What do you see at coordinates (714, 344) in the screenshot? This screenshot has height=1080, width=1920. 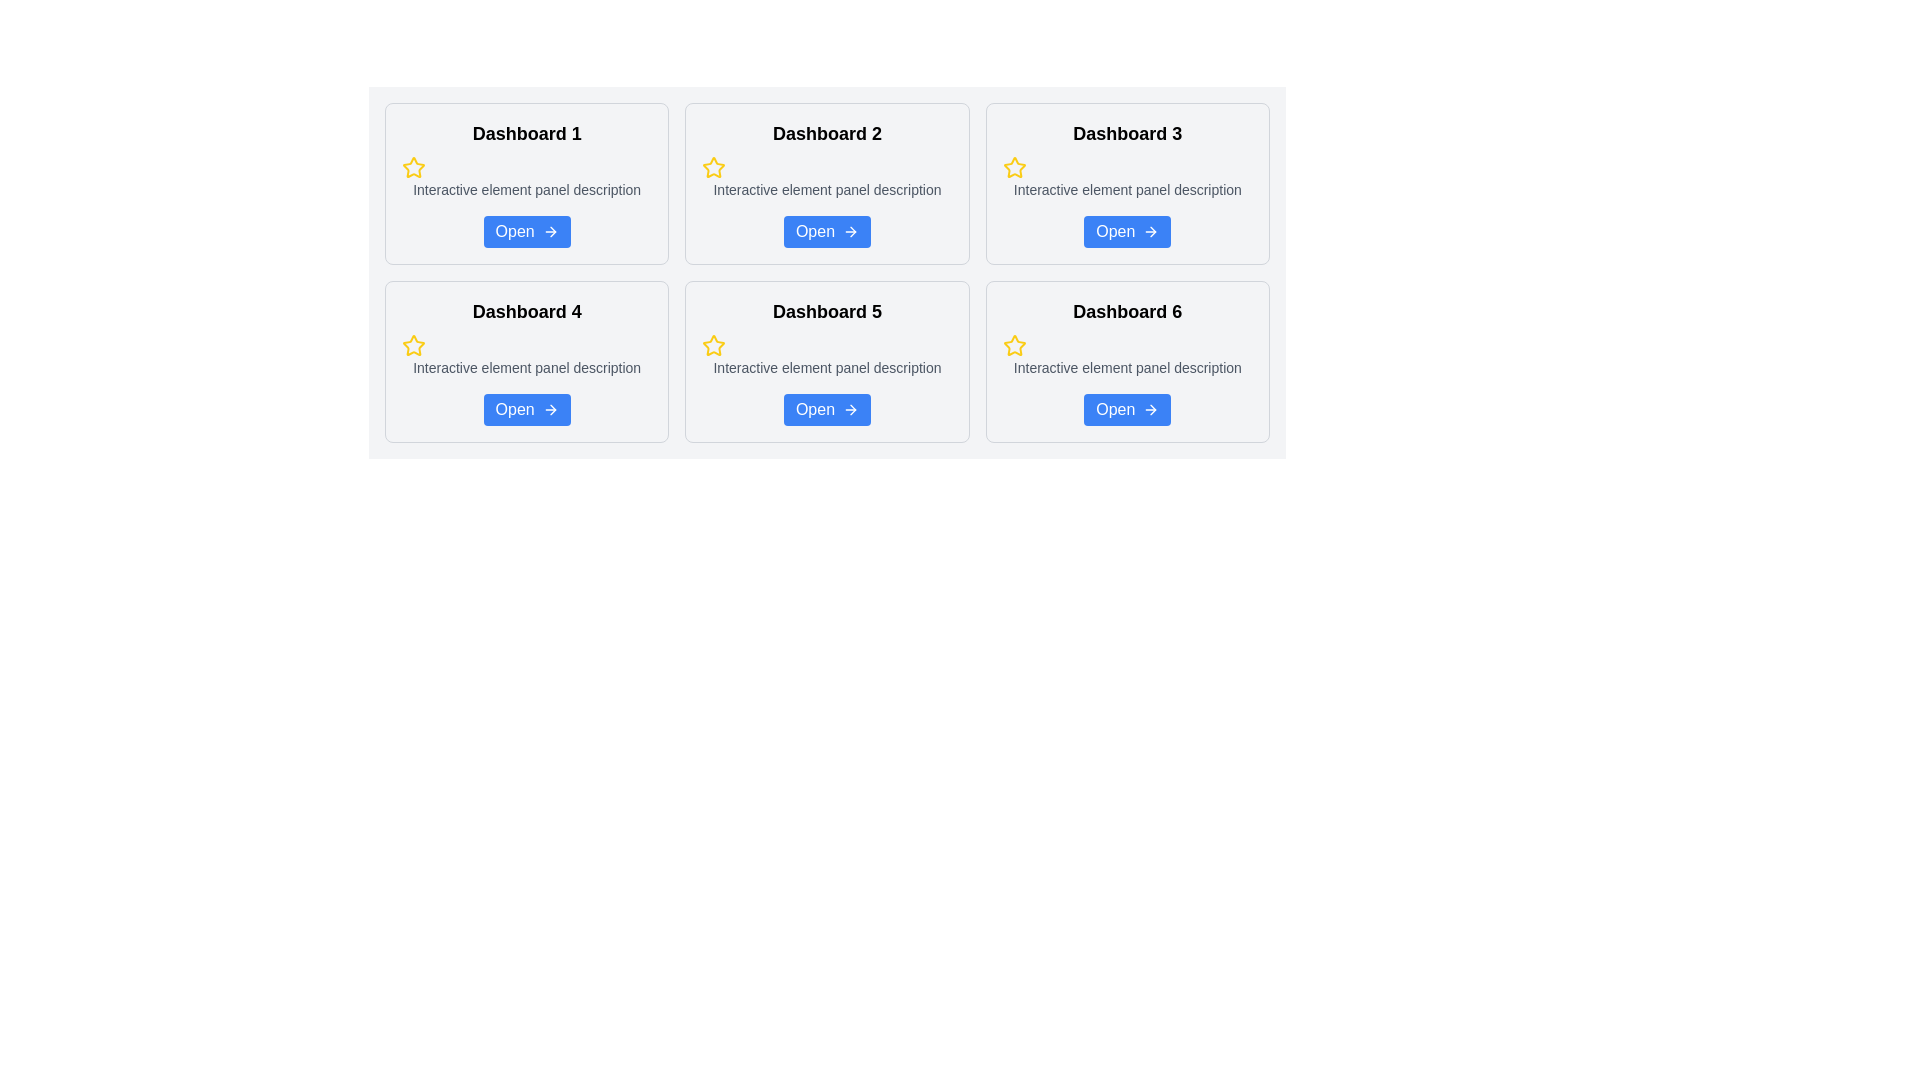 I see `the yellow outlined star icon located in the top-left corner of the 'Dashboard 5' panel` at bounding box center [714, 344].